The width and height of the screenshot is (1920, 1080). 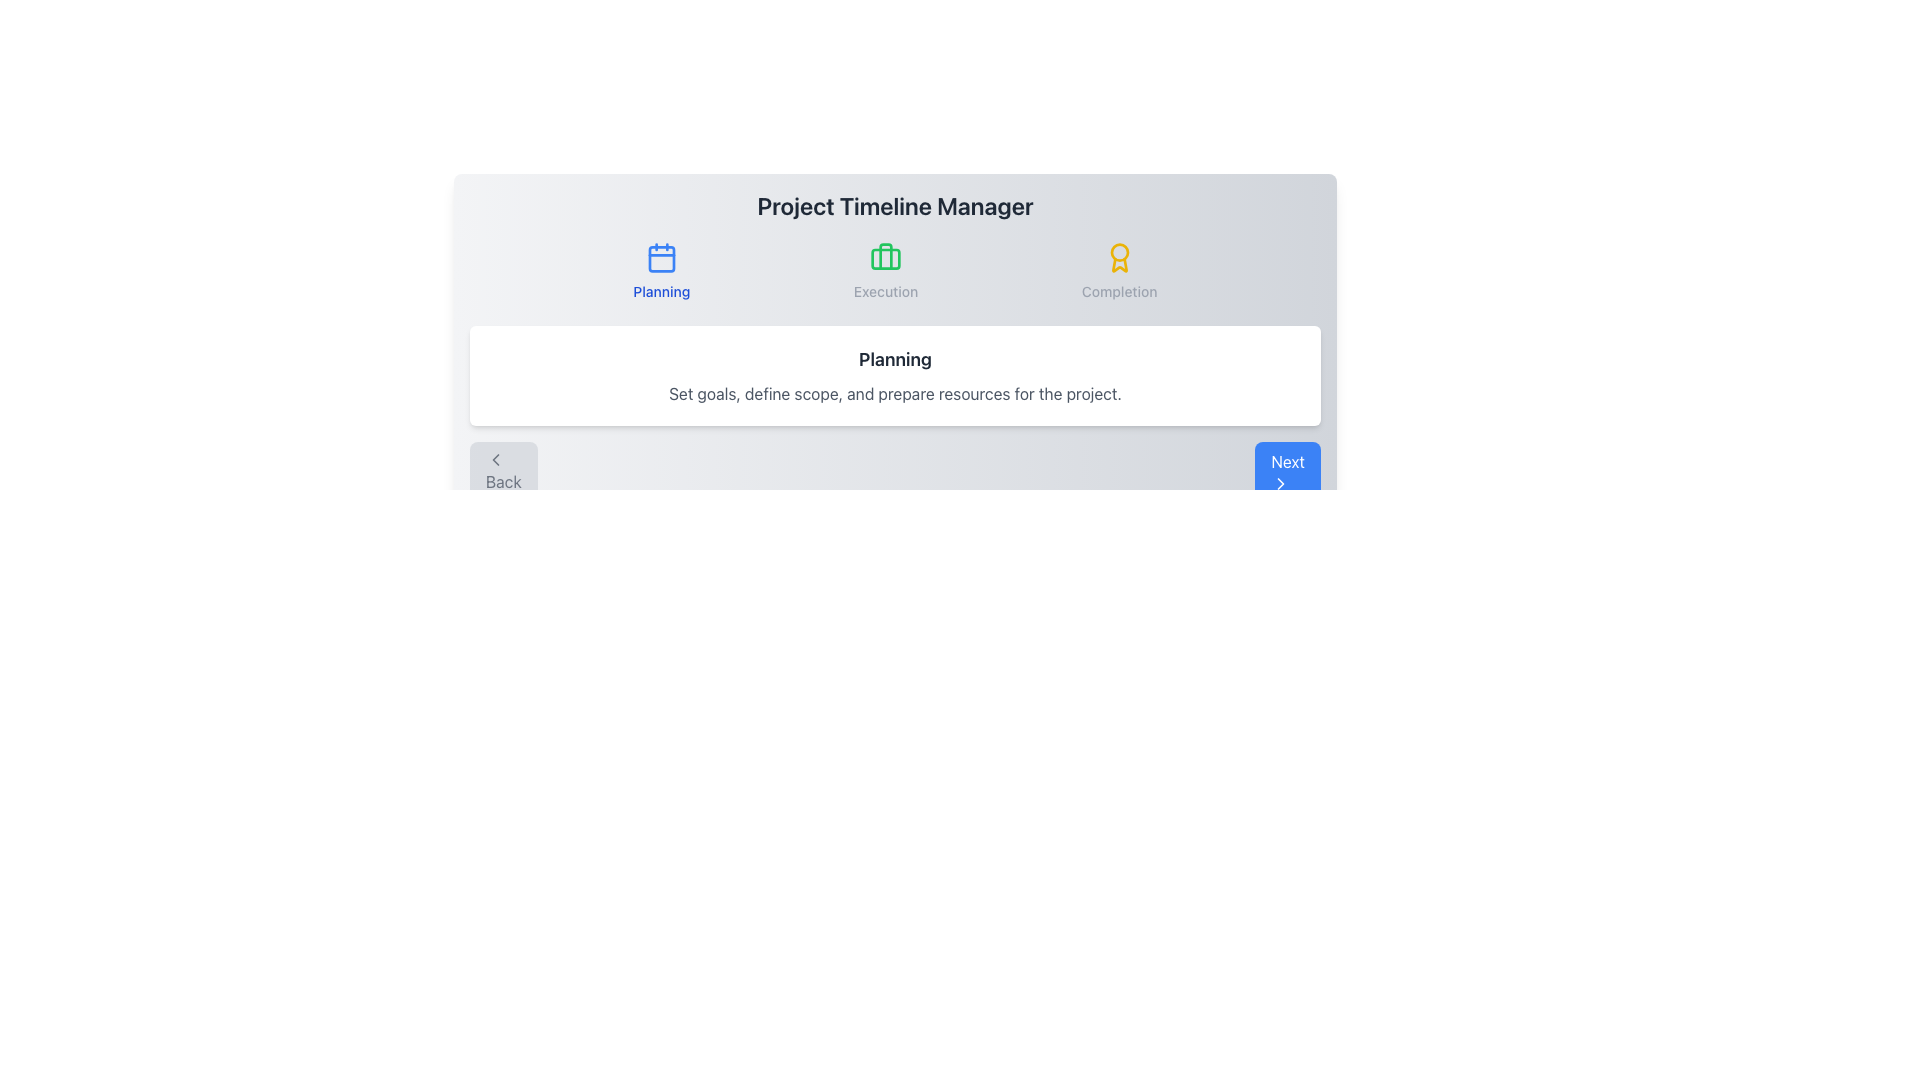 What do you see at coordinates (661, 272) in the screenshot?
I see `the 'Planning' button-like interactive card in the Project Timeline Manager` at bounding box center [661, 272].